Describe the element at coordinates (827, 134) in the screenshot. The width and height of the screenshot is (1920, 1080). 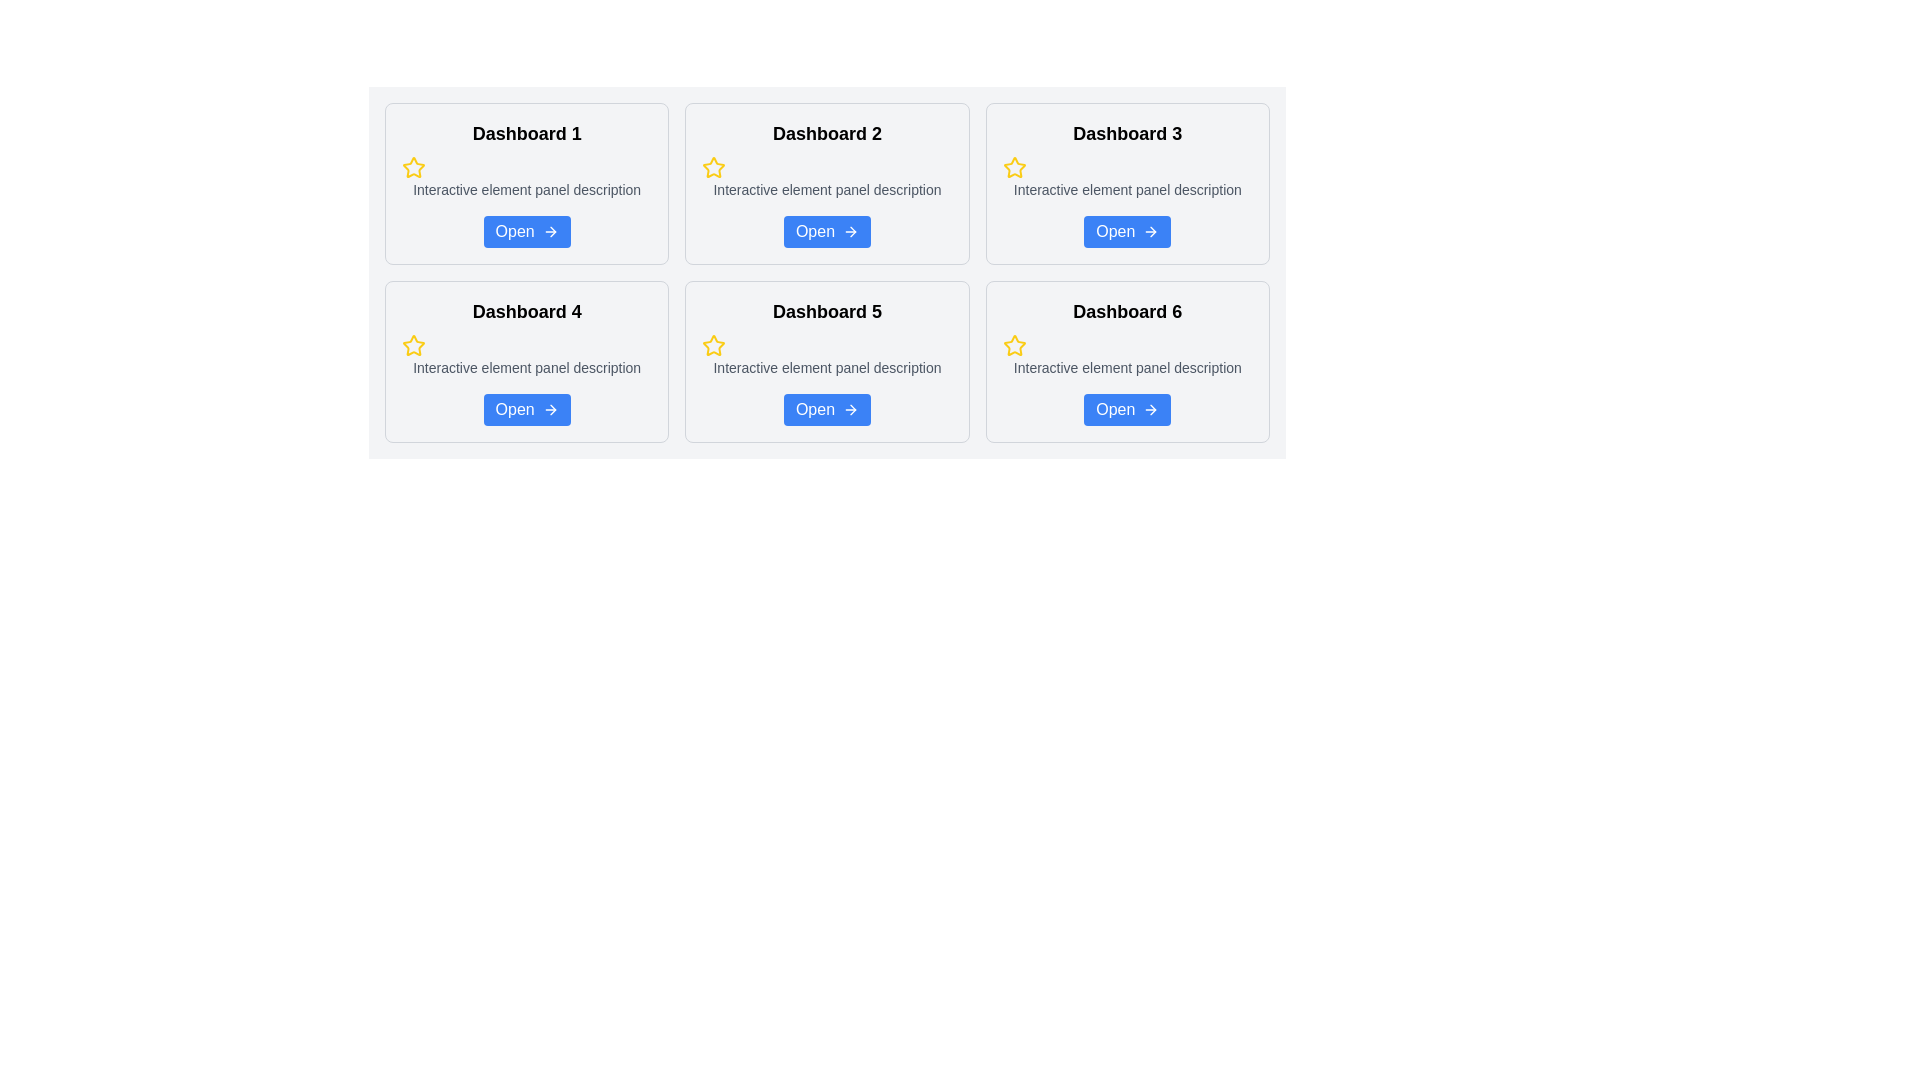
I see `the text label that serves as the main header for the 'Dashboard 2' panel` at that location.